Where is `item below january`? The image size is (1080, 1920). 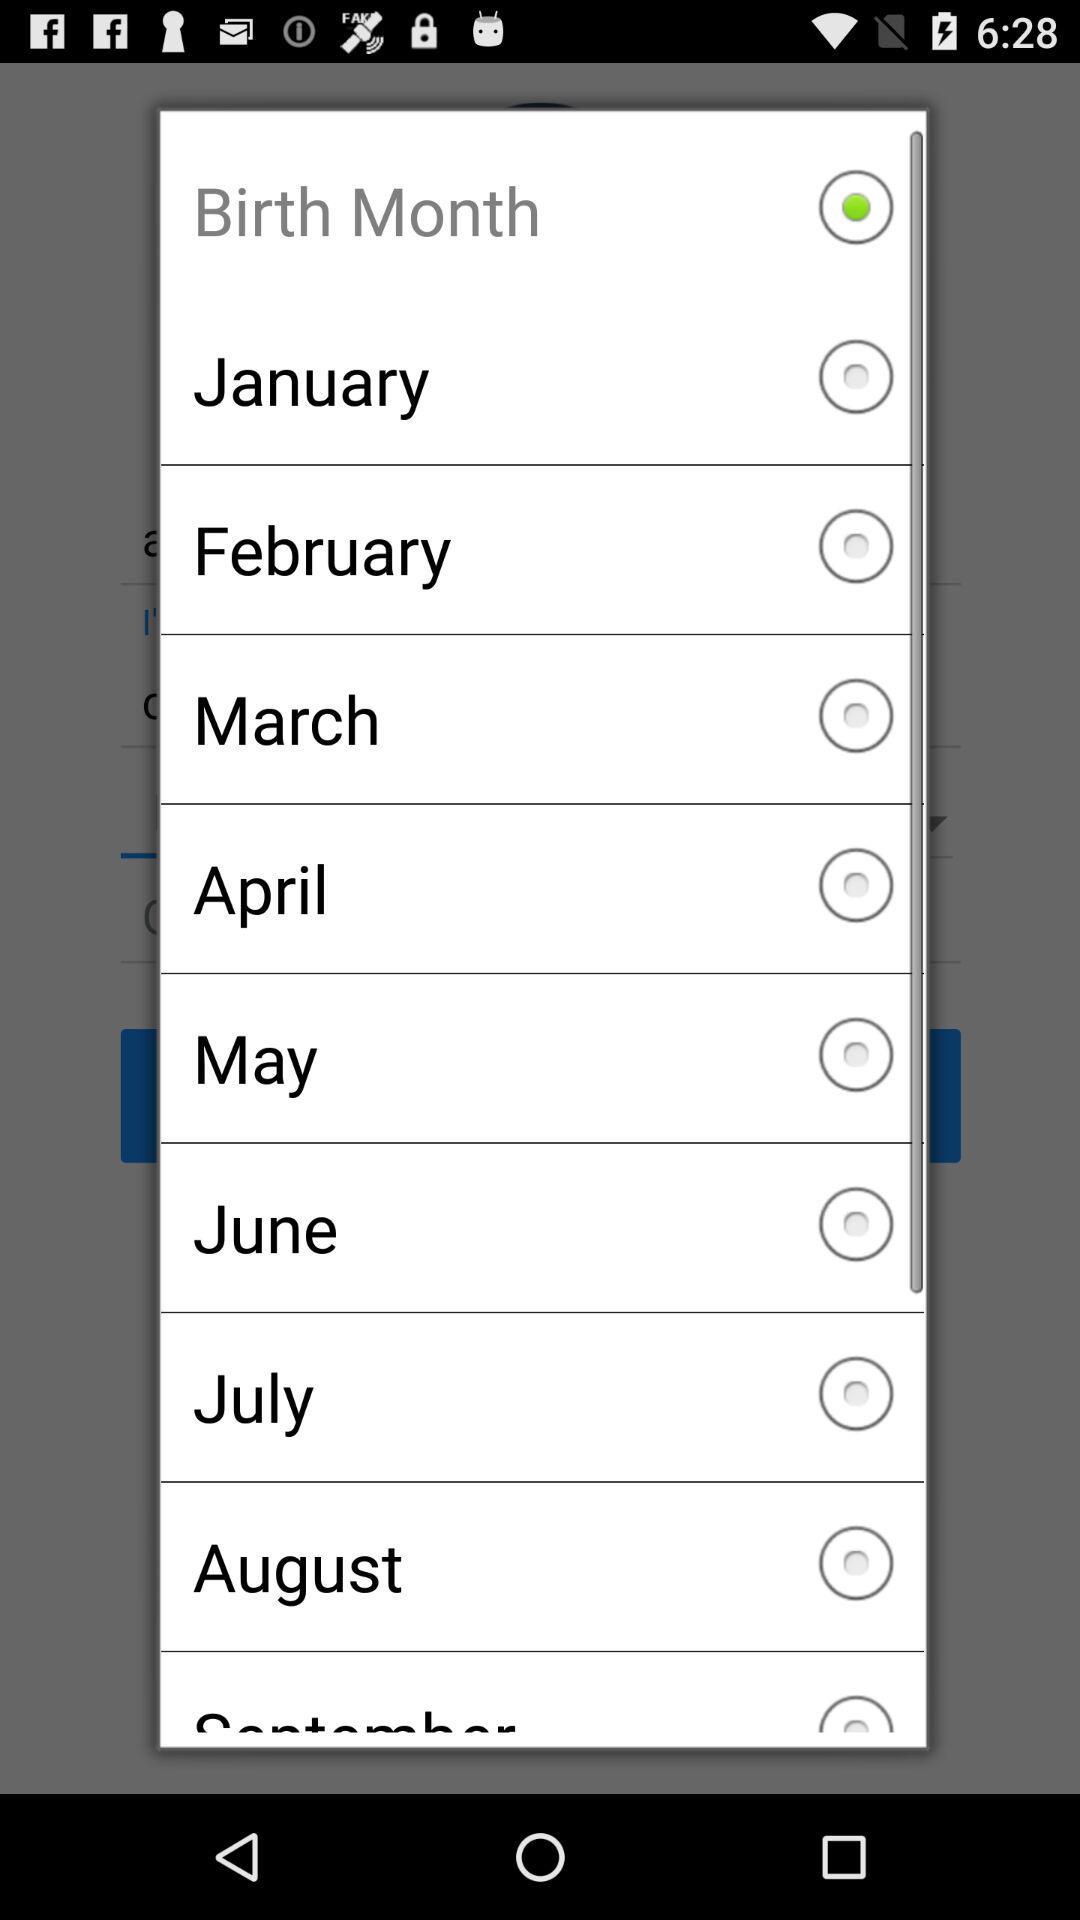 item below january is located at coordinates (542, 549).